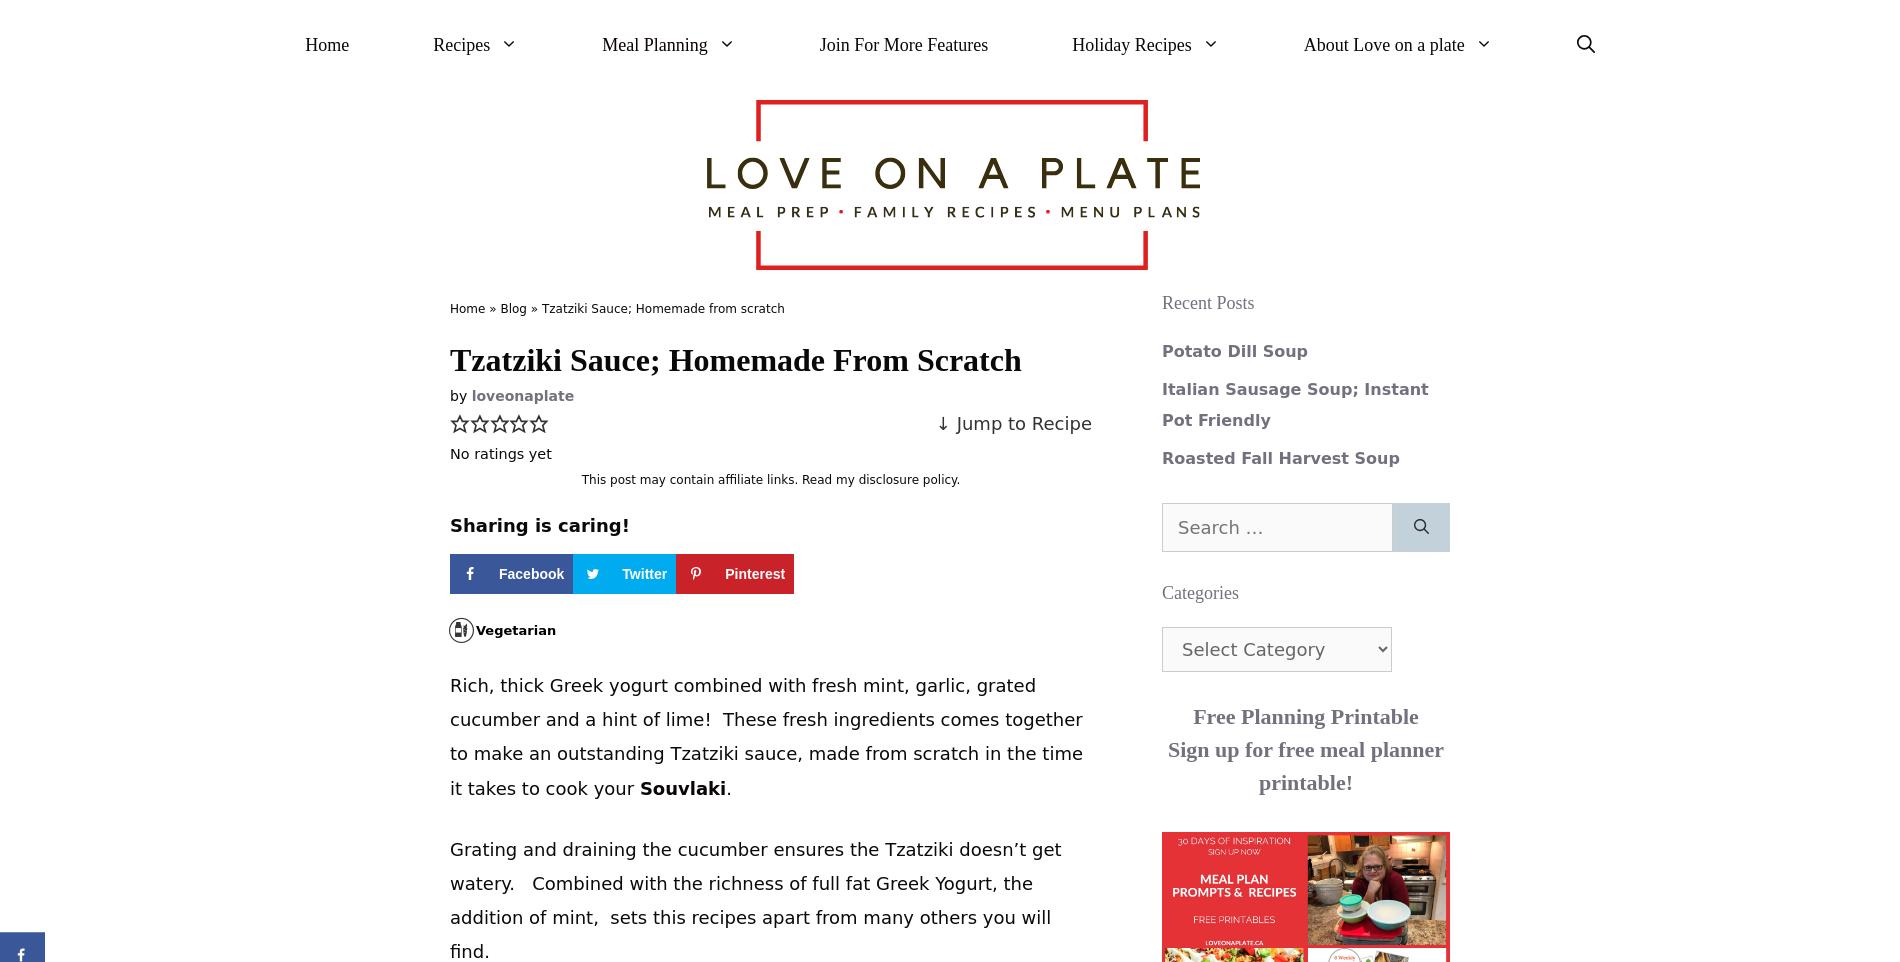 This screenshot has height=962, width=1900. I want to click on 'Vegetarian', so click(516, 630).